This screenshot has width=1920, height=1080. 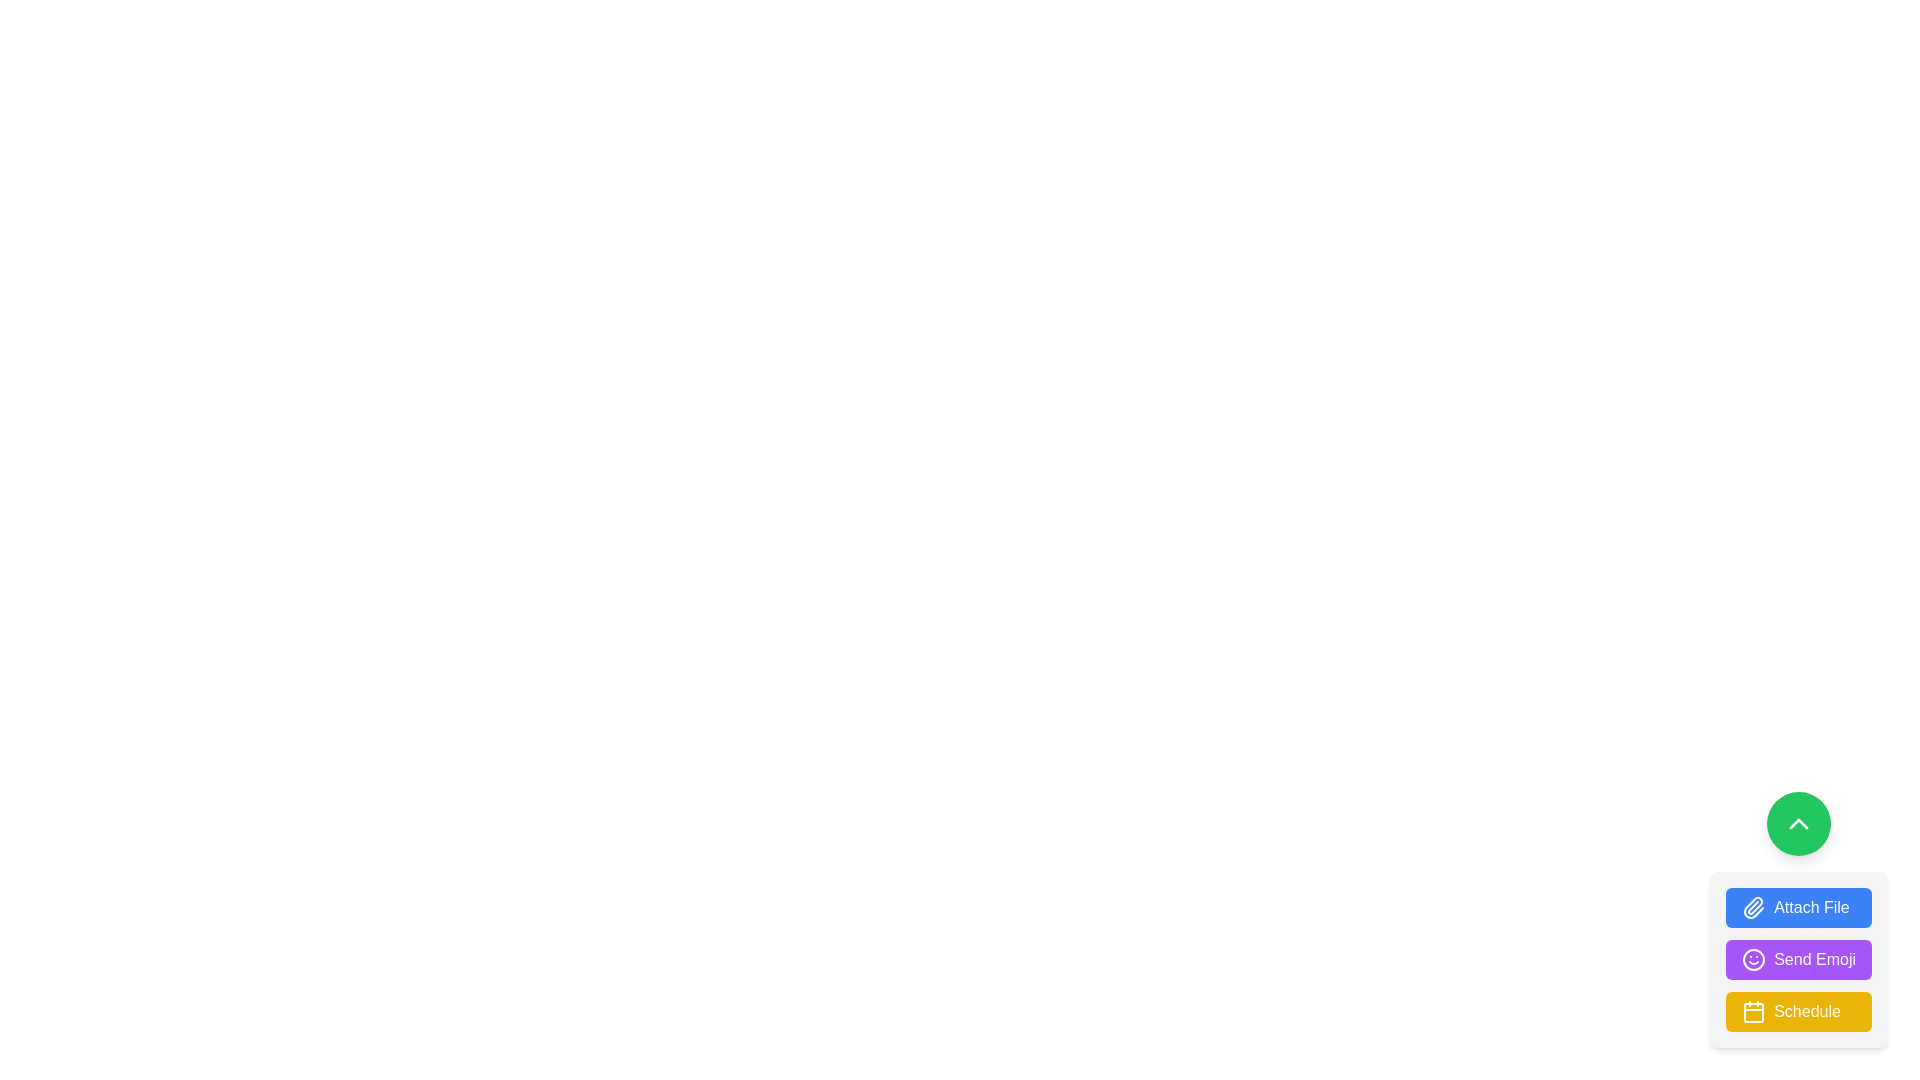 What do you see at coordinates (1753, 1011) in the screenshot?
I see `the calendar icon within the 'Schedule' button located at the bottom-right corner of the interface` at bounding box center [1753, 1011].